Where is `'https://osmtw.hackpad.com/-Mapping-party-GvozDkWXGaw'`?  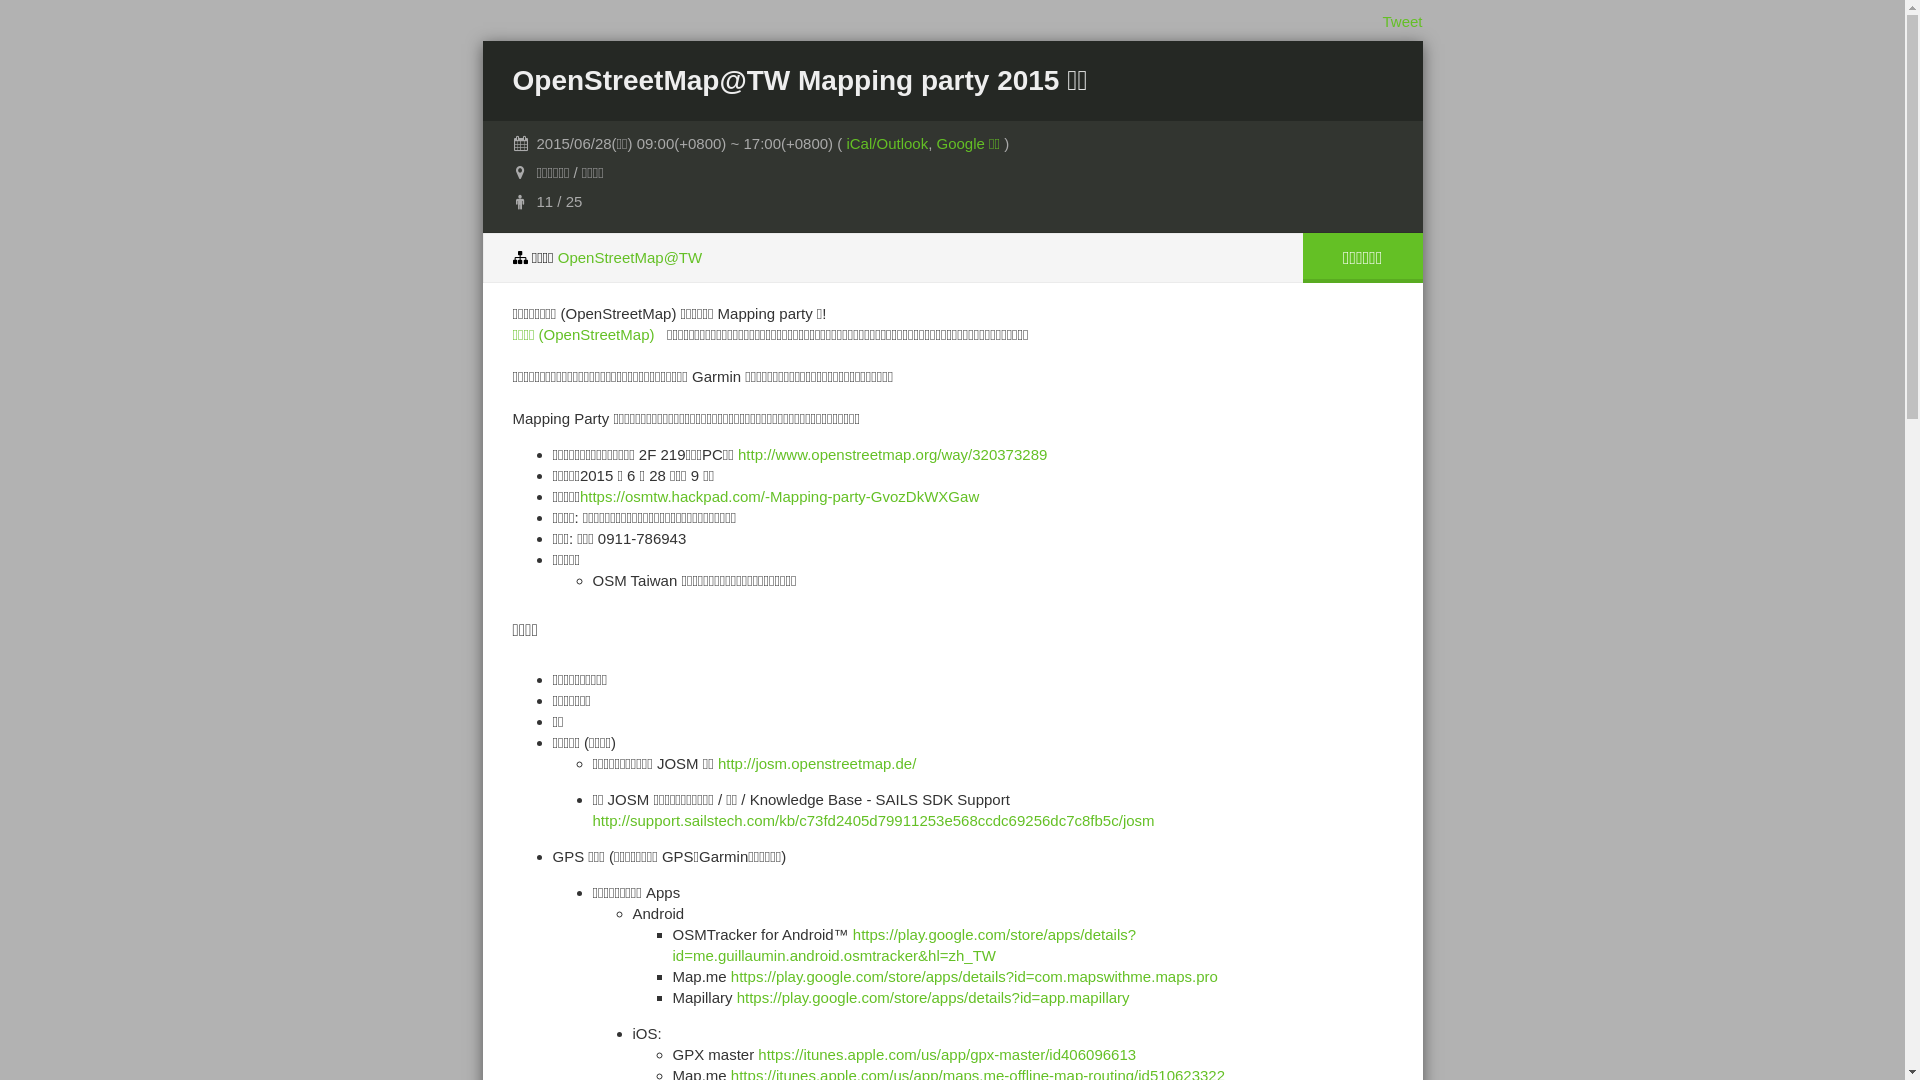 'https://osmtw.hackpad.com/-Mapping-party-GvozDkWXGaw' is located at coordinates (778, 495).